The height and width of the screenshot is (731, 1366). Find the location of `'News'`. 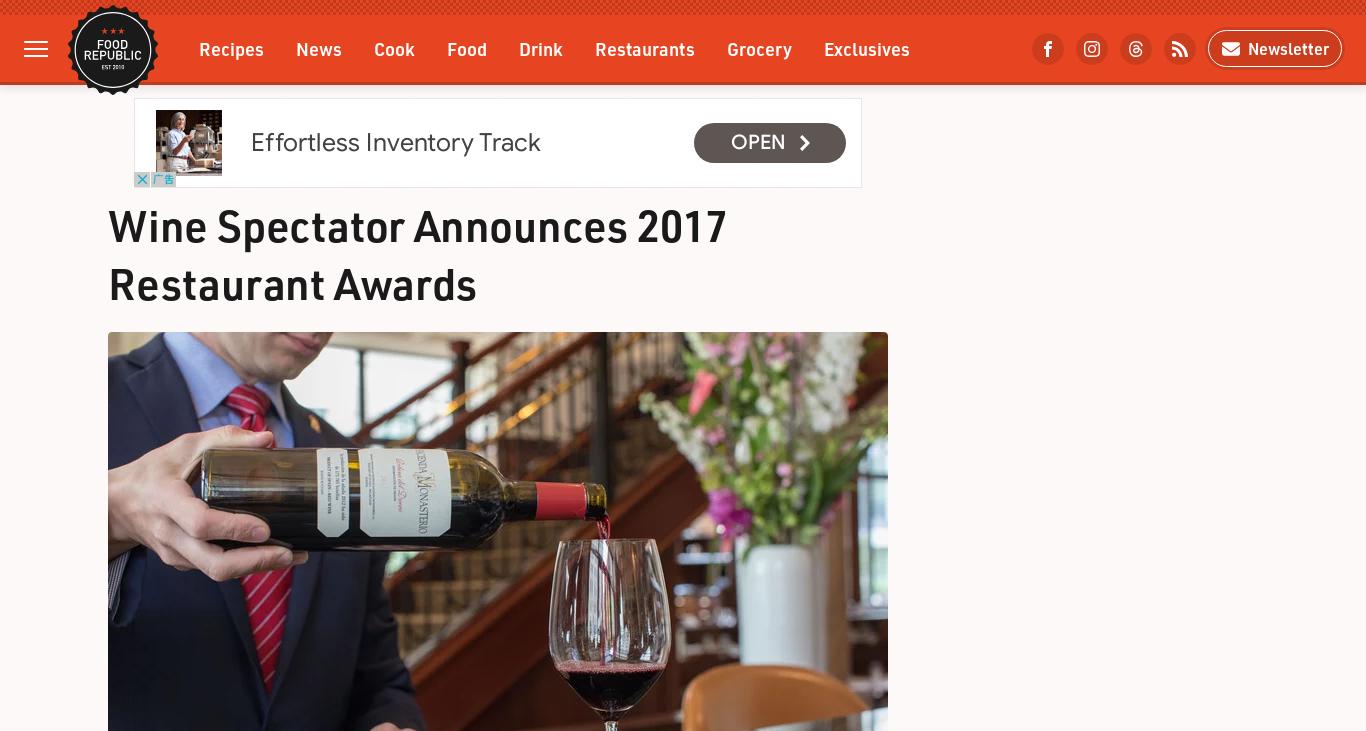

'News' is located at coordinates (318, 47).